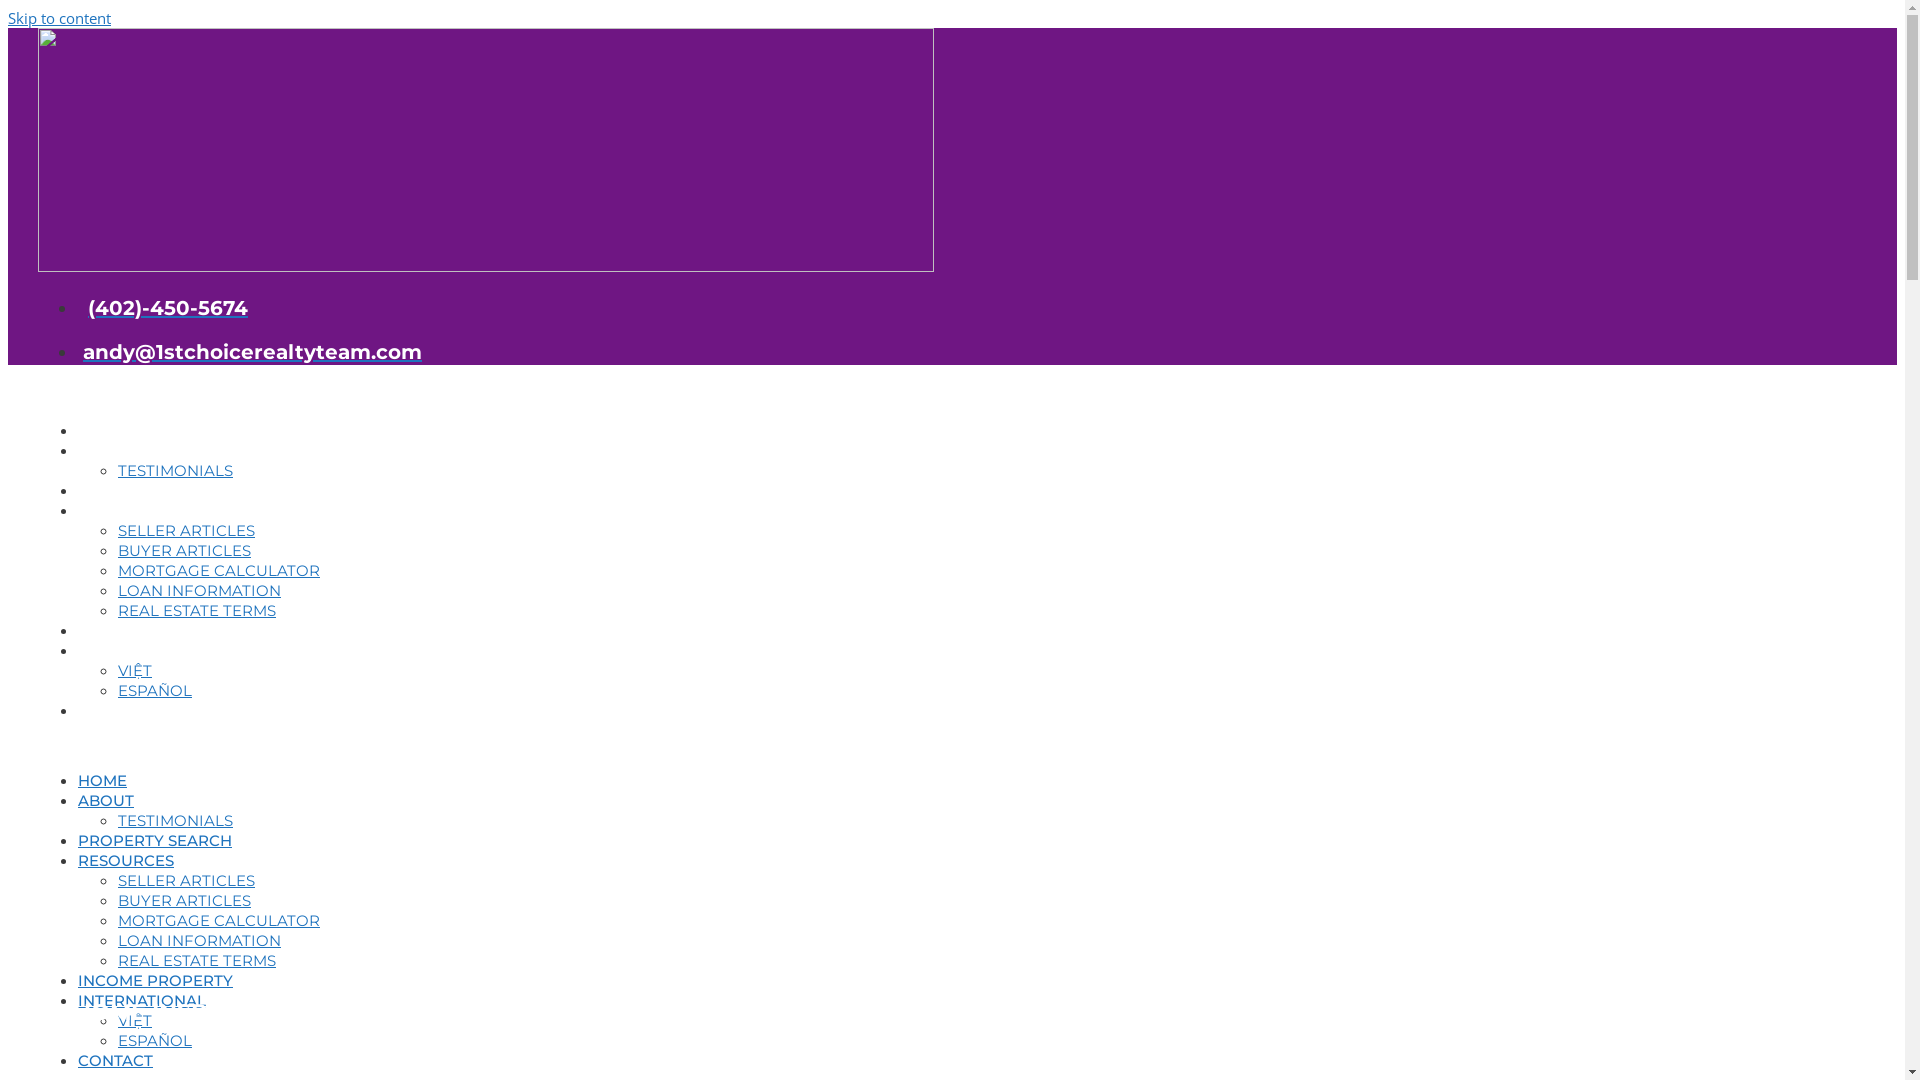  Describe the element at coordinates (117, 570) in the screenshot. I see `'MORTGAGE CALCULATOR'` at that location.